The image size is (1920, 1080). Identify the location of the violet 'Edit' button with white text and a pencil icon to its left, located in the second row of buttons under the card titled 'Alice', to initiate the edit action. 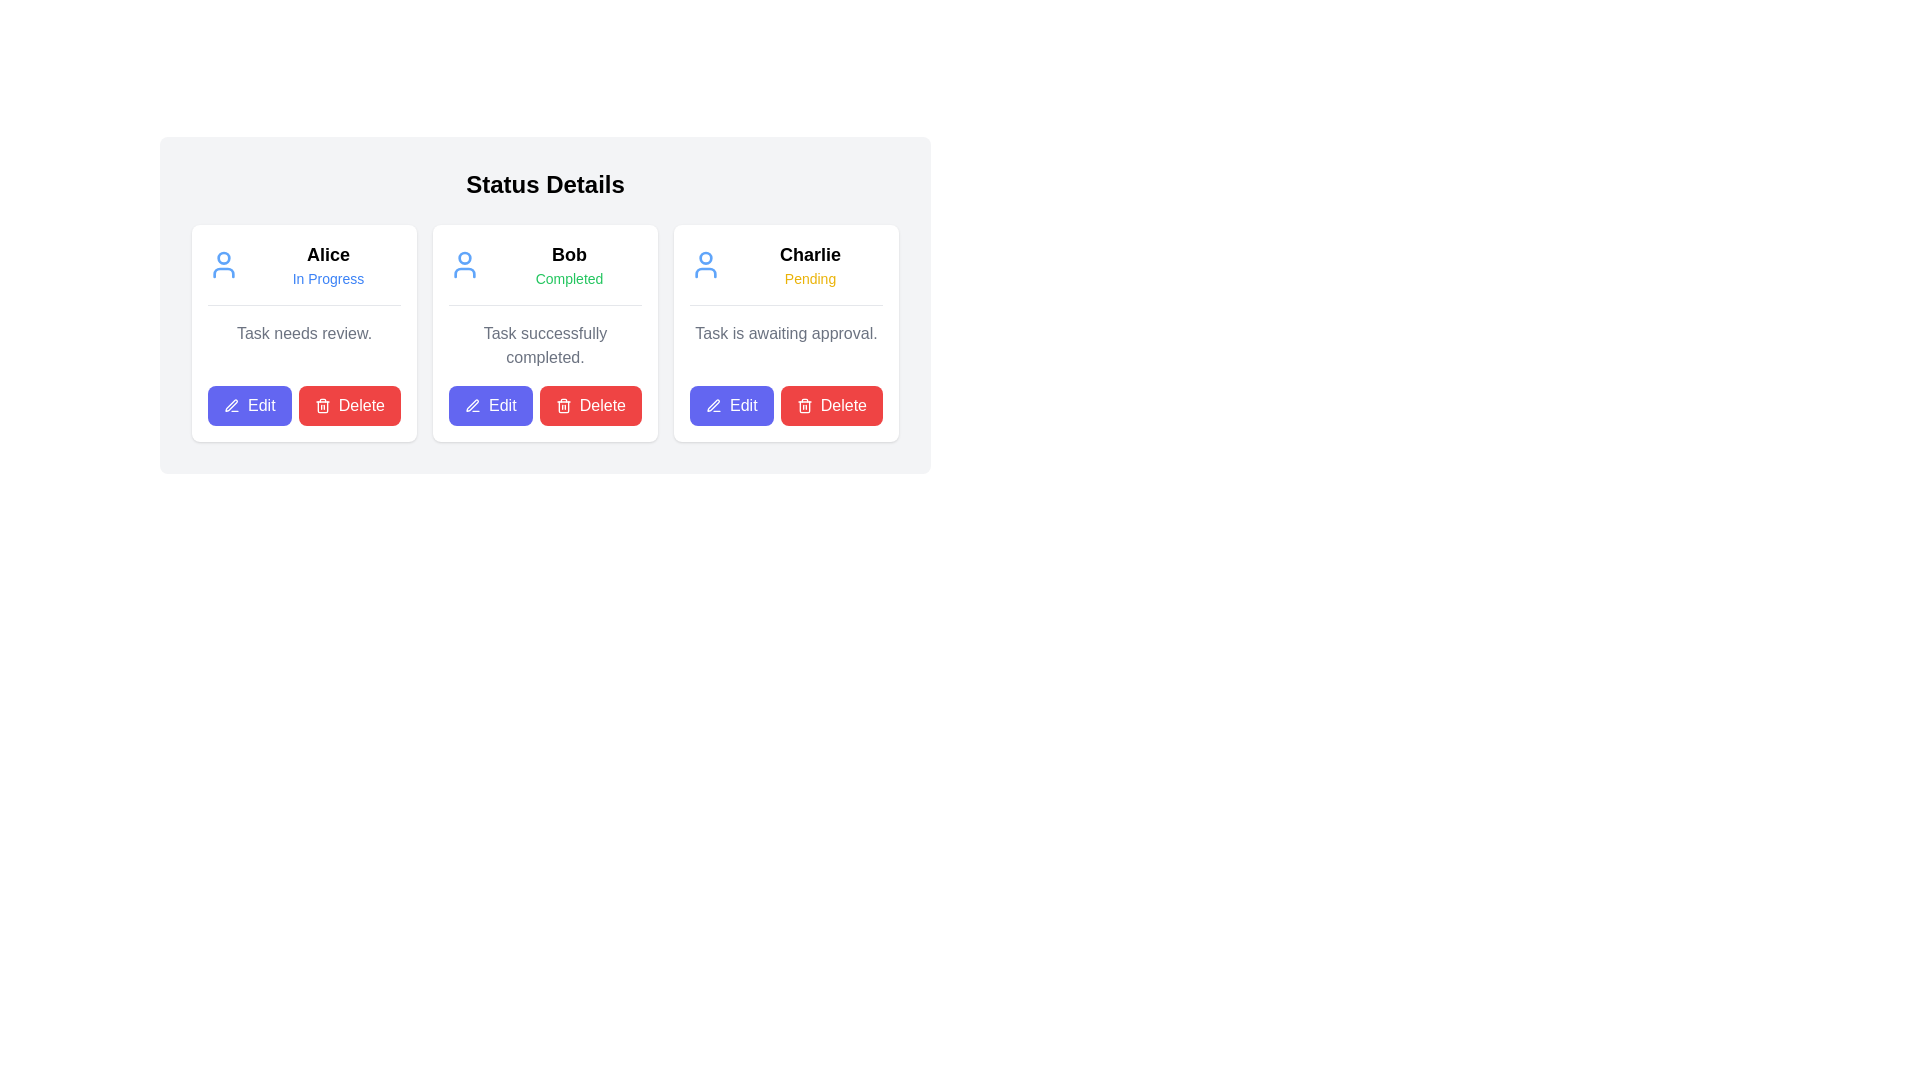
(248, 405).